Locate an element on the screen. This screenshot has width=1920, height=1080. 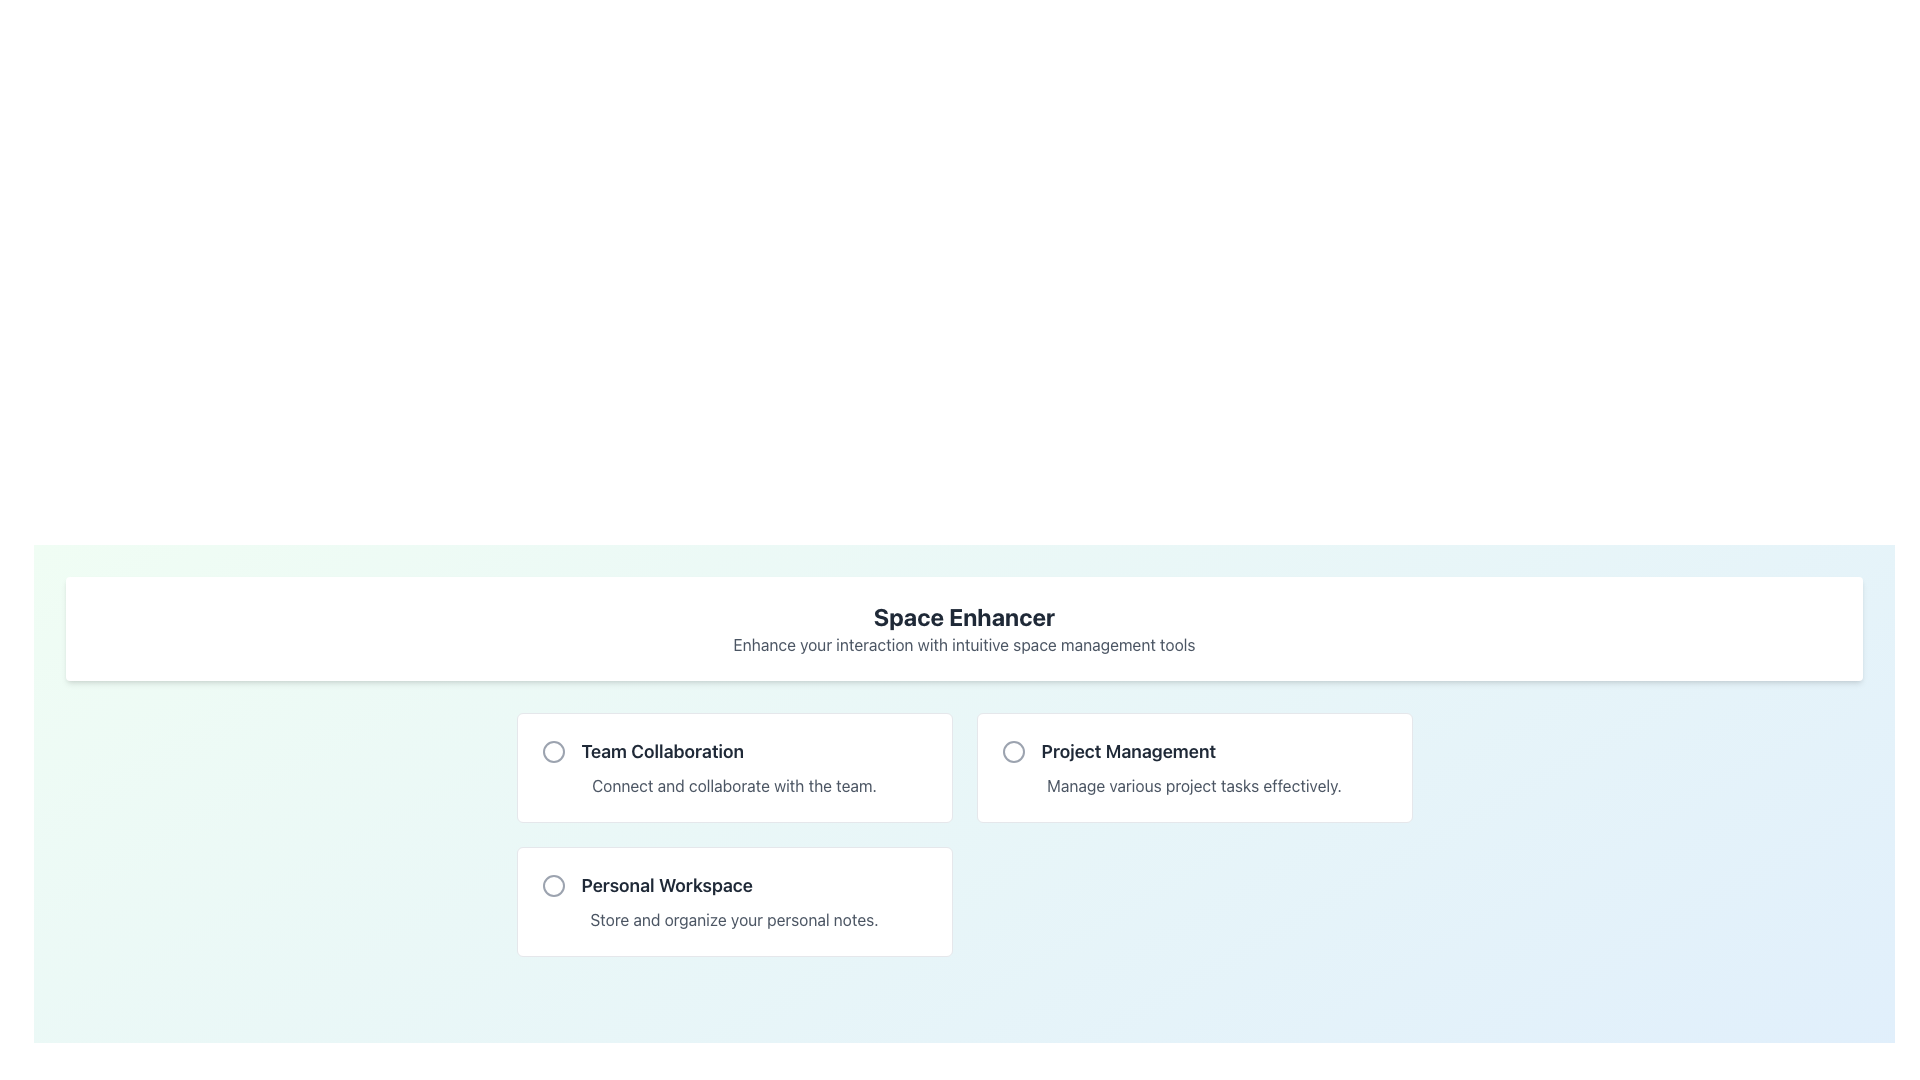
the 'Personal Workspace' text with the decorative circular icon next to it is located at coordinates (733, 885).